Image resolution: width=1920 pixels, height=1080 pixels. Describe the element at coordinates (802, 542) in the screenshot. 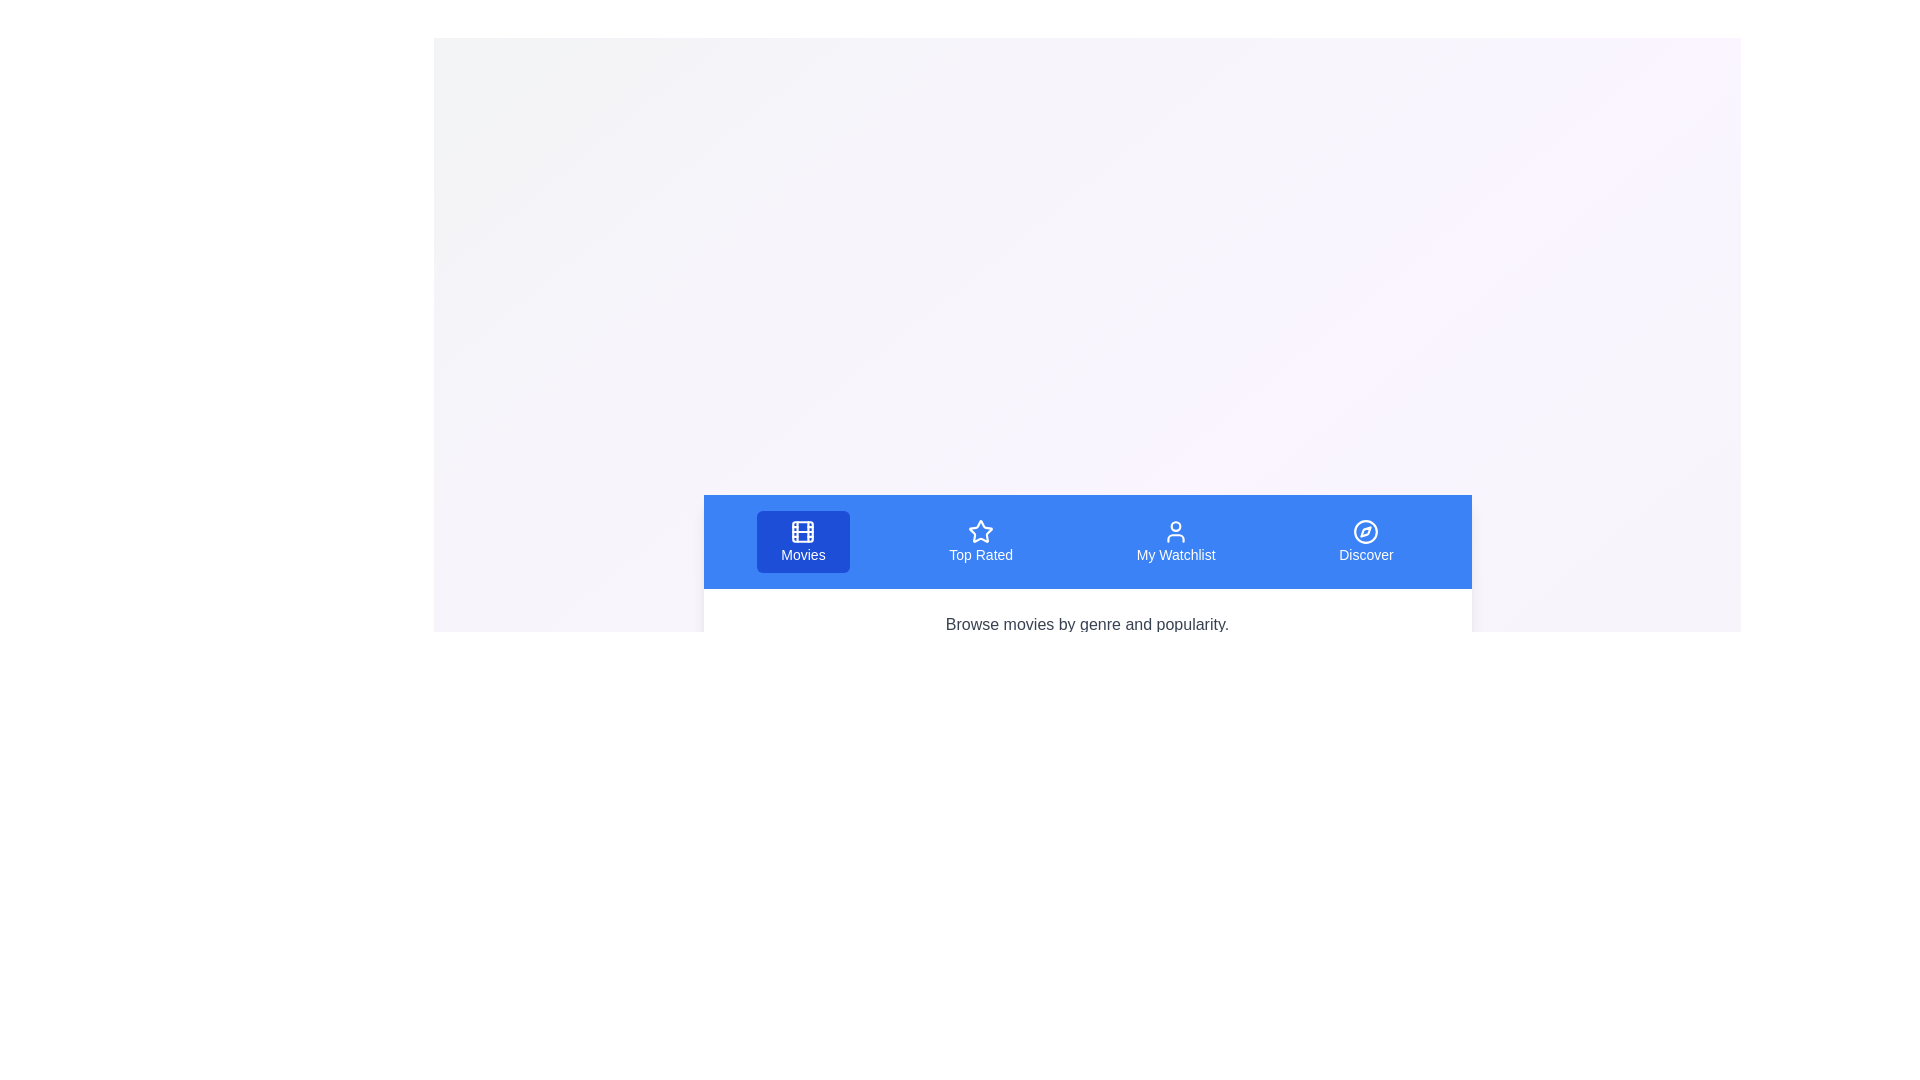

I see `the tab labeled Movies to view its content` at that location.